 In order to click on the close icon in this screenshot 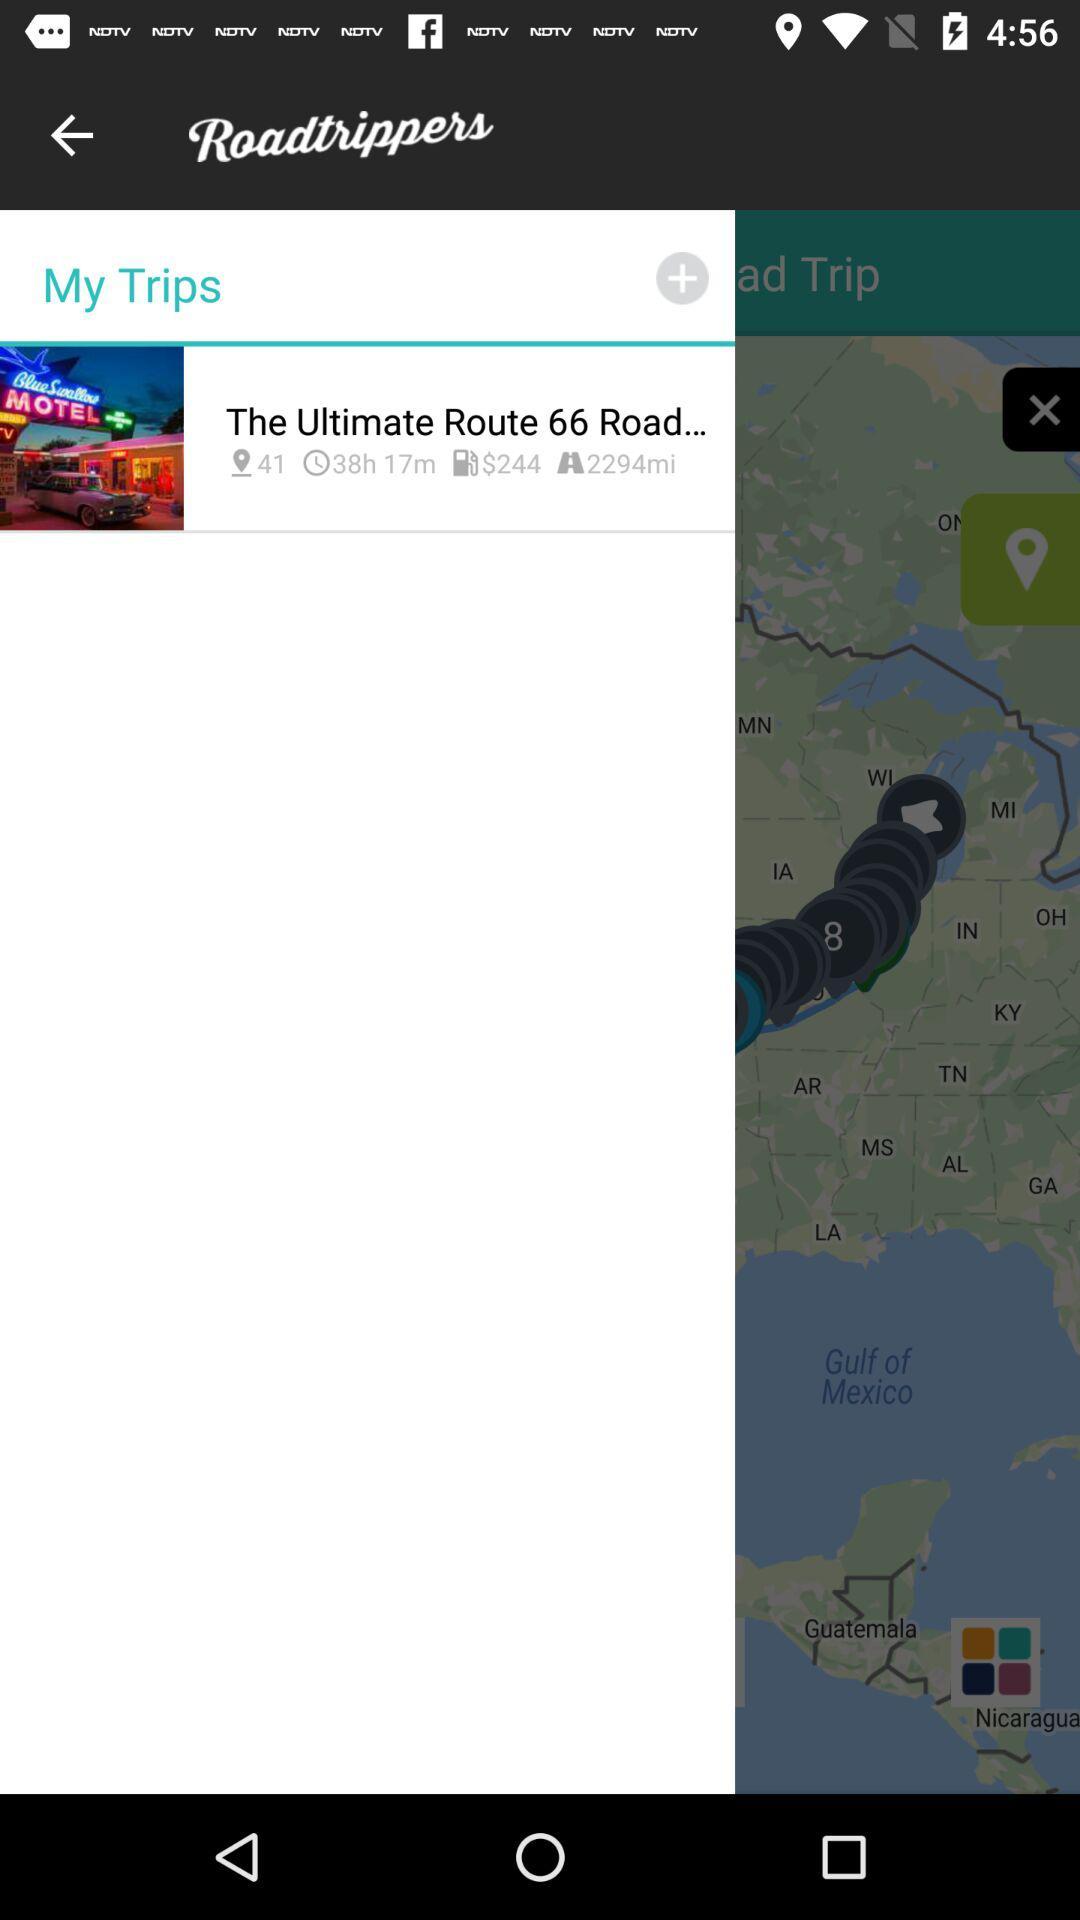, I will do `click(1039, 408)`.